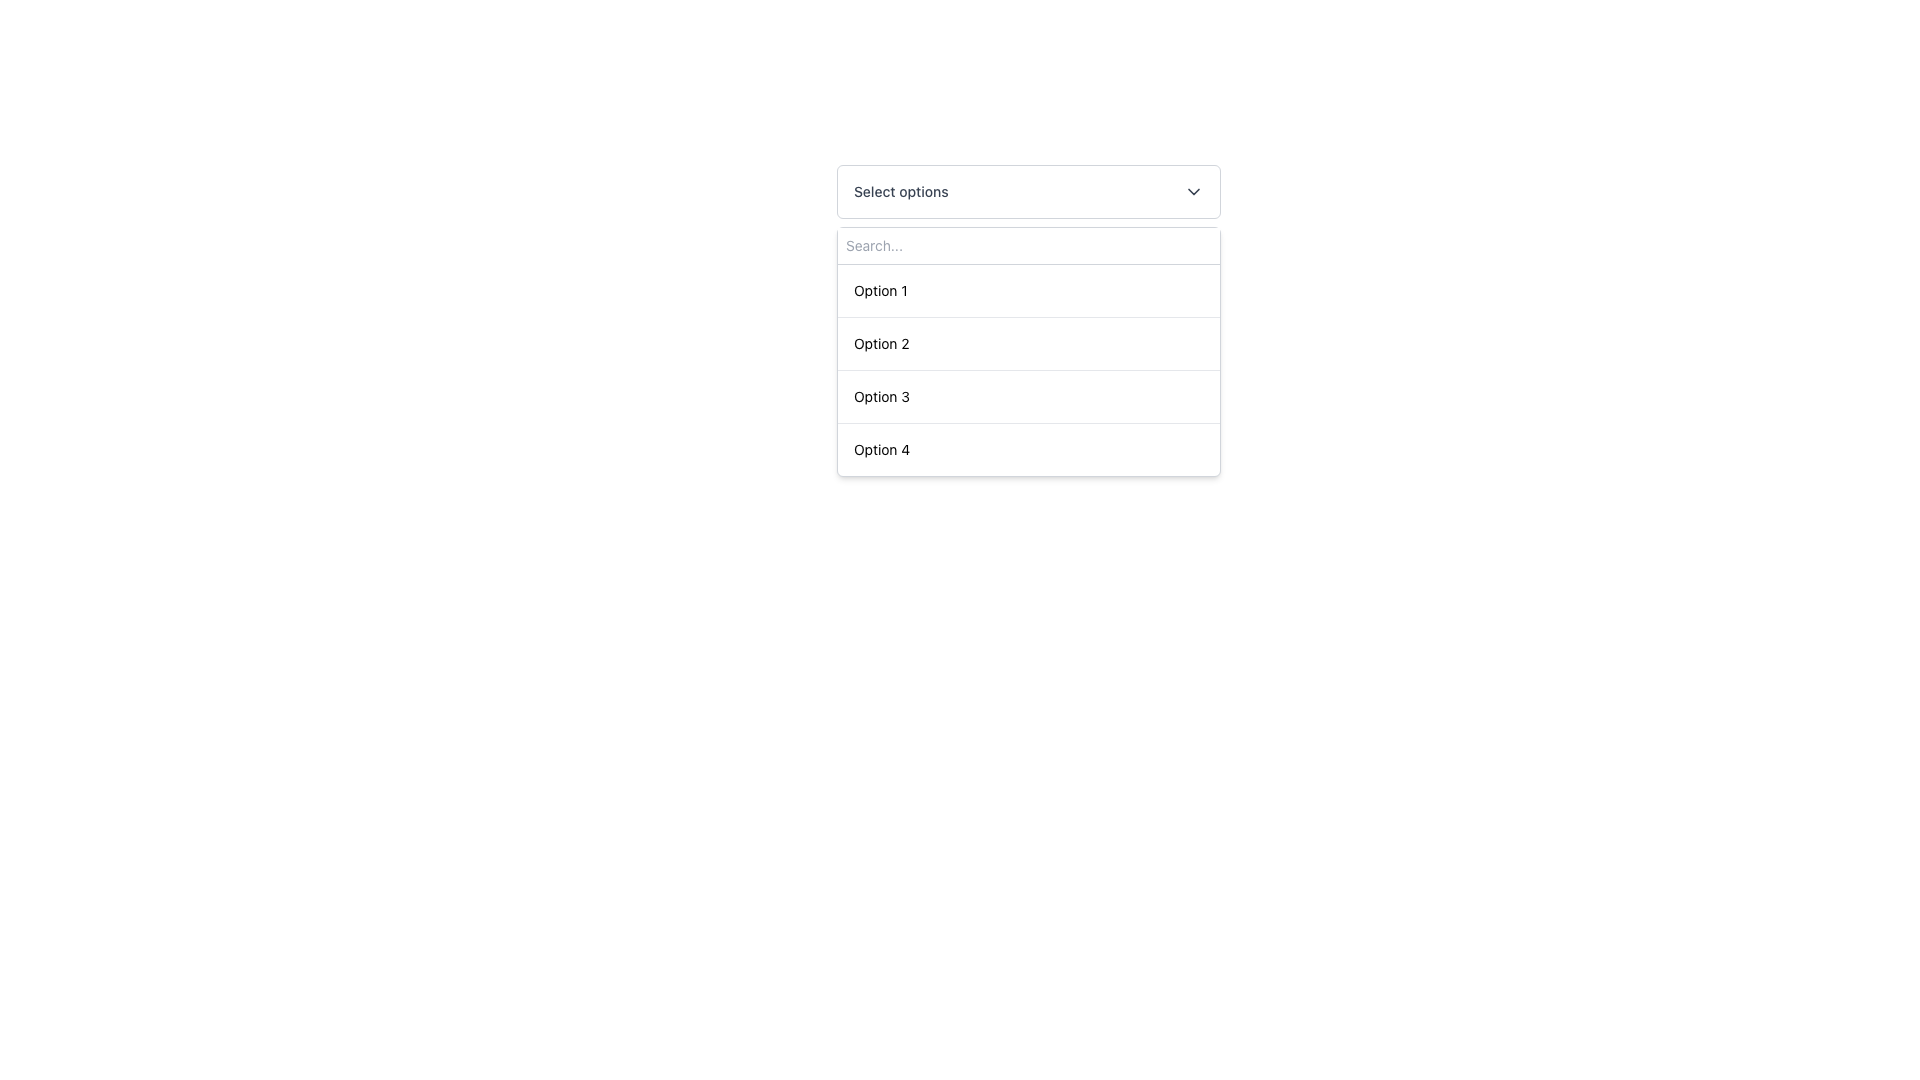 Image resolution: width=1920 pixels, height=1080 pixels. What do you see at coordinates (1028, 447) in the screenshot?
I see `the fourth item labeled 'Option 4' in the dropdown list` at bounding box center [1028, 447].